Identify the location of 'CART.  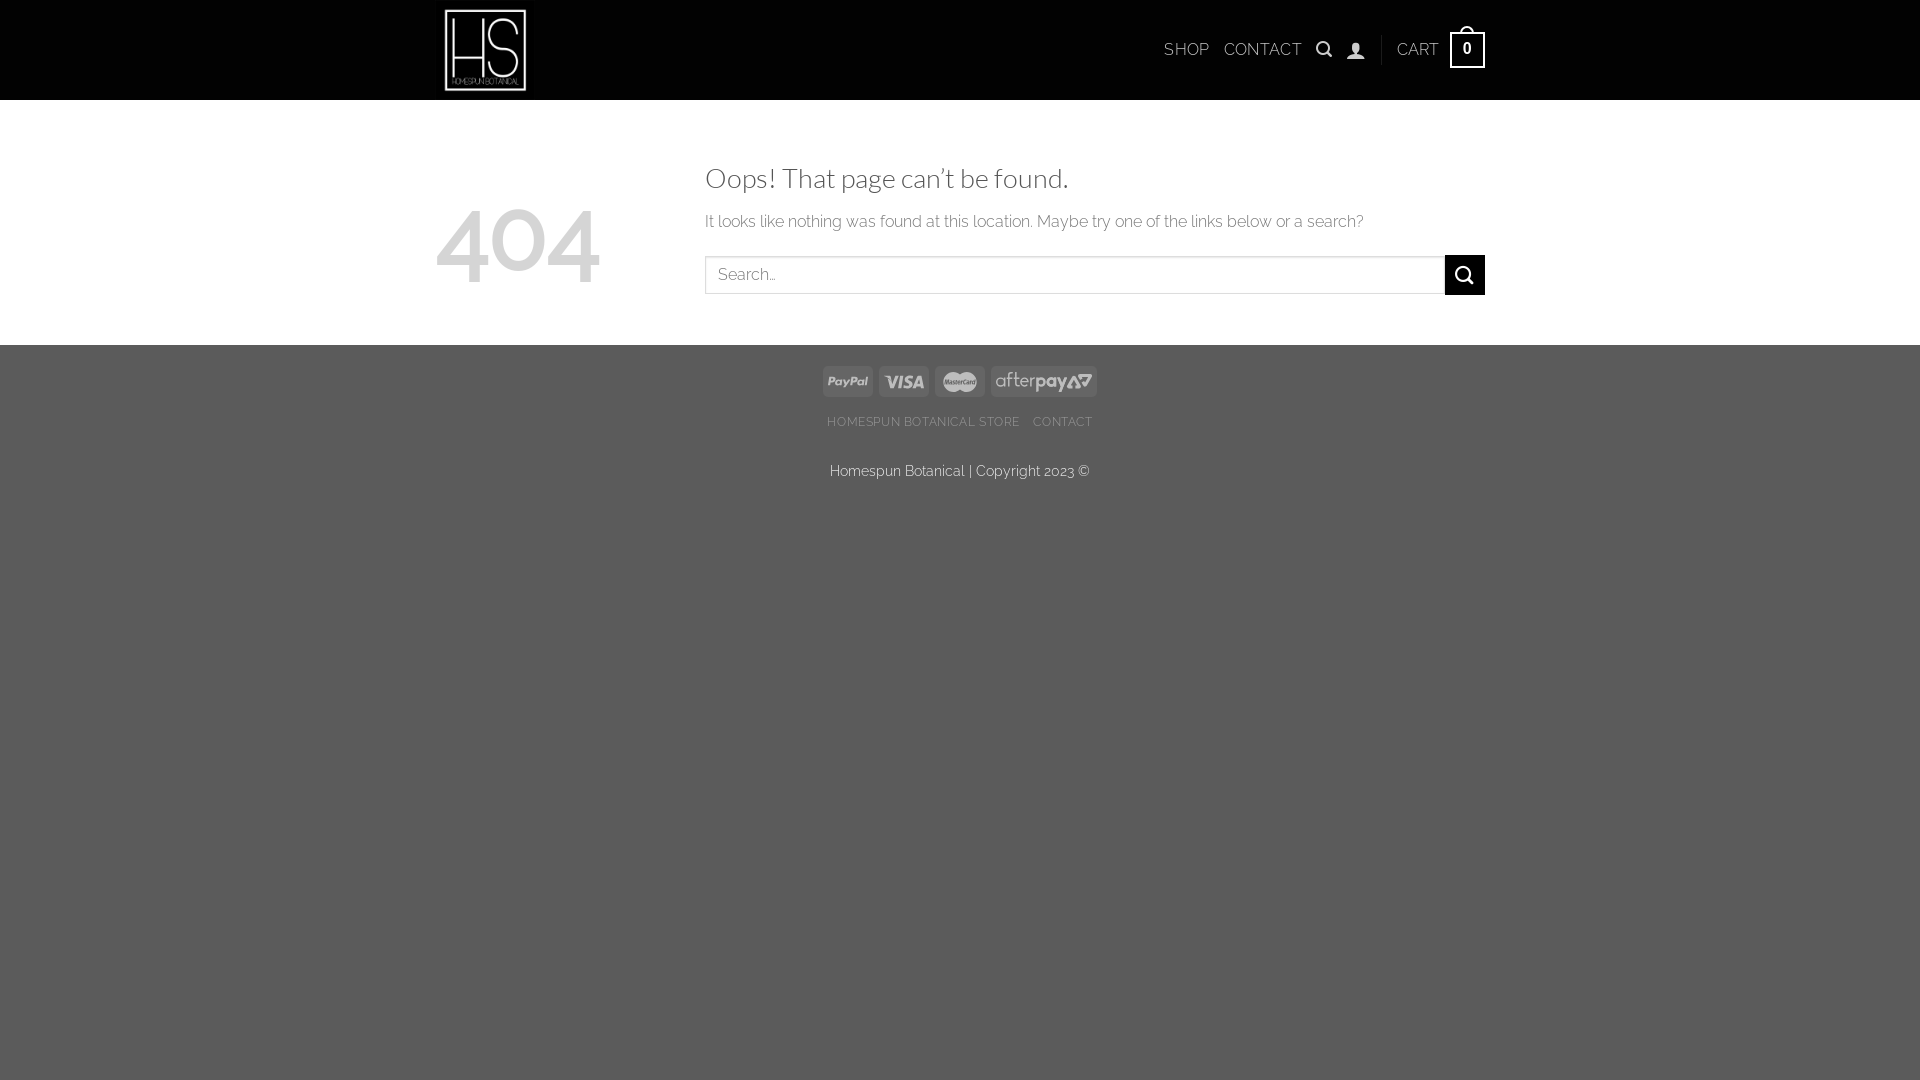
(1440, 49).